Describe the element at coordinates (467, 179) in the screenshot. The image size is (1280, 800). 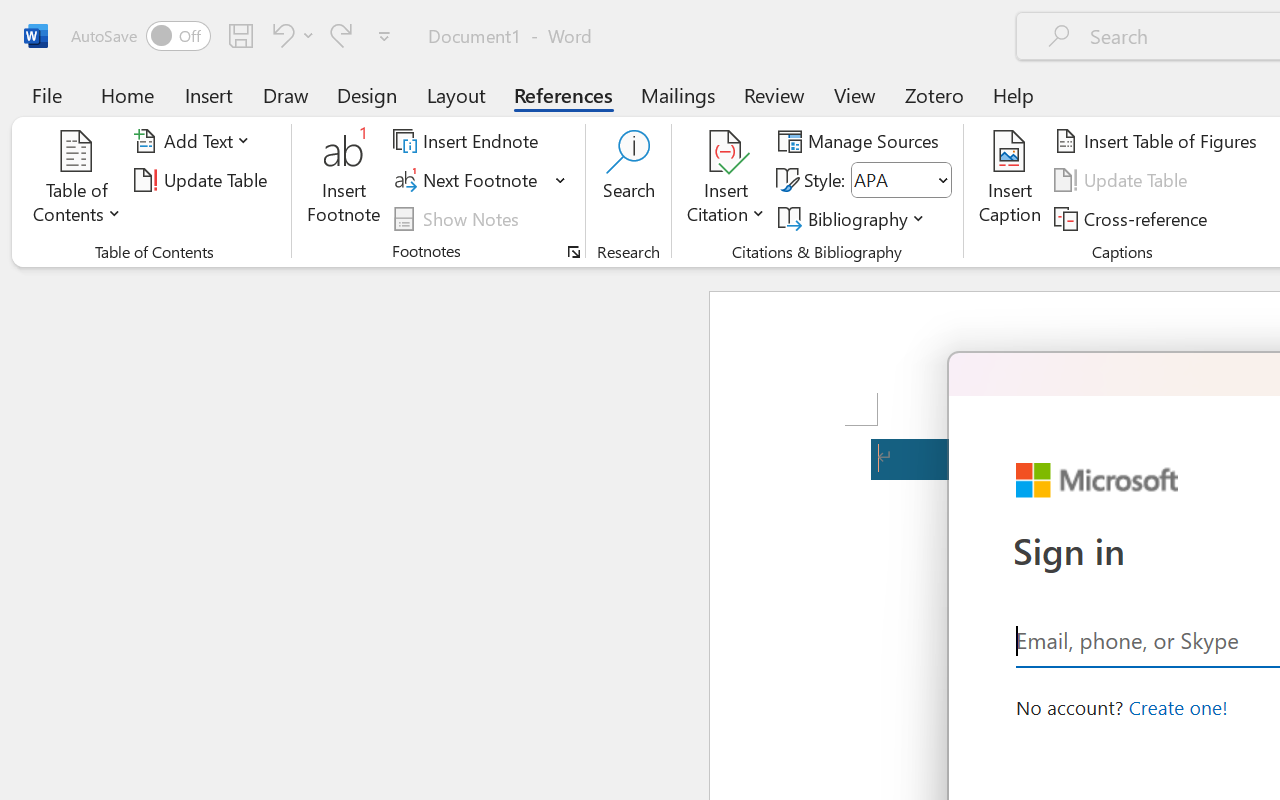
I see `'Next Footnote'` at that location.